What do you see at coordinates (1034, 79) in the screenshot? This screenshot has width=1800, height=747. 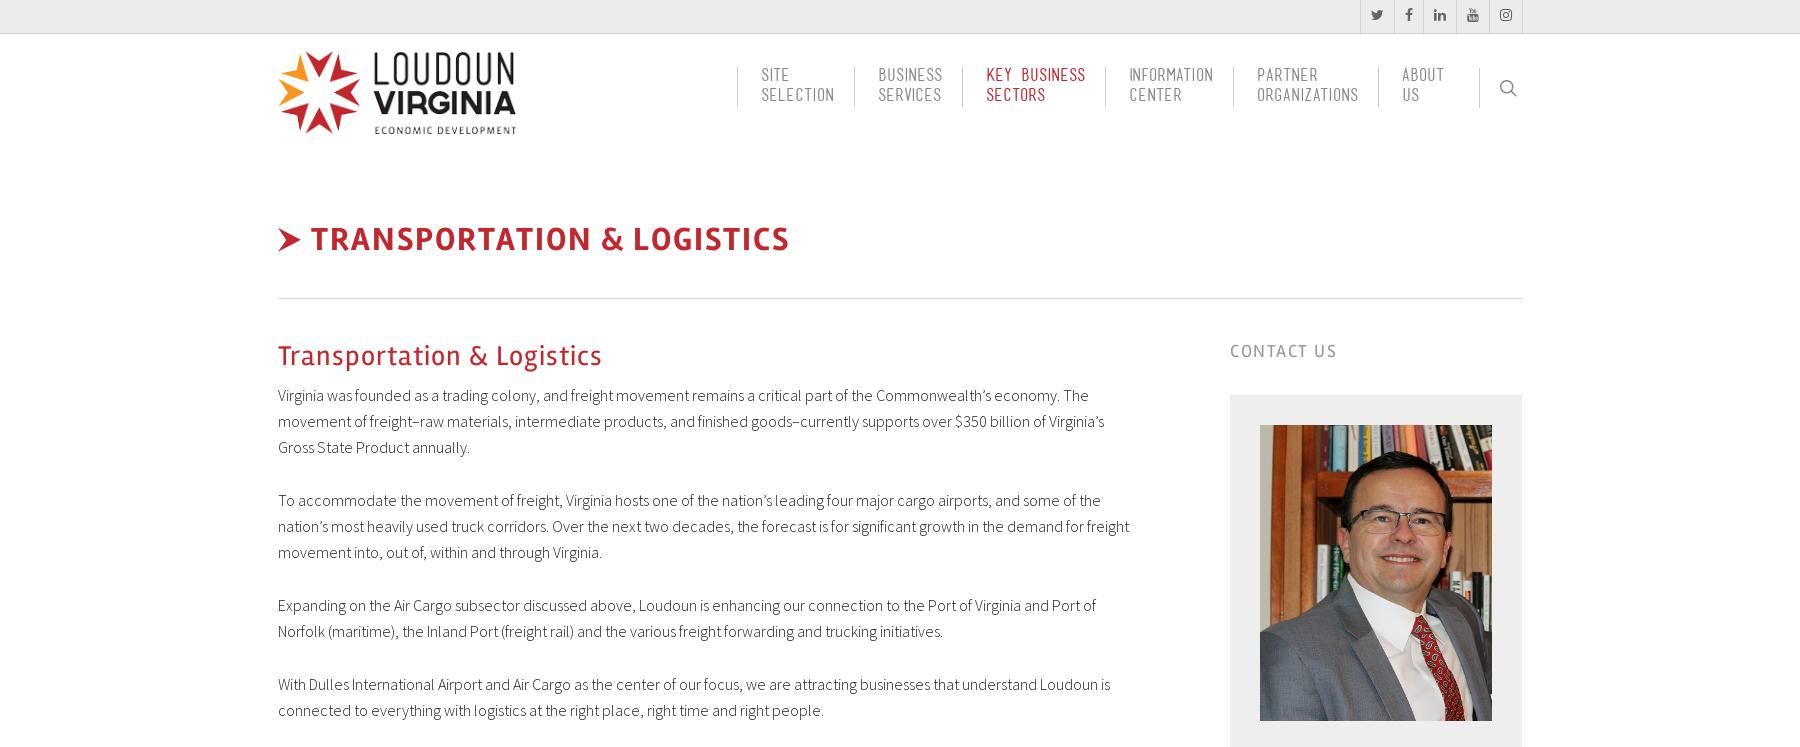 I see `'Key Business'` at bounding box center [1034, 79].